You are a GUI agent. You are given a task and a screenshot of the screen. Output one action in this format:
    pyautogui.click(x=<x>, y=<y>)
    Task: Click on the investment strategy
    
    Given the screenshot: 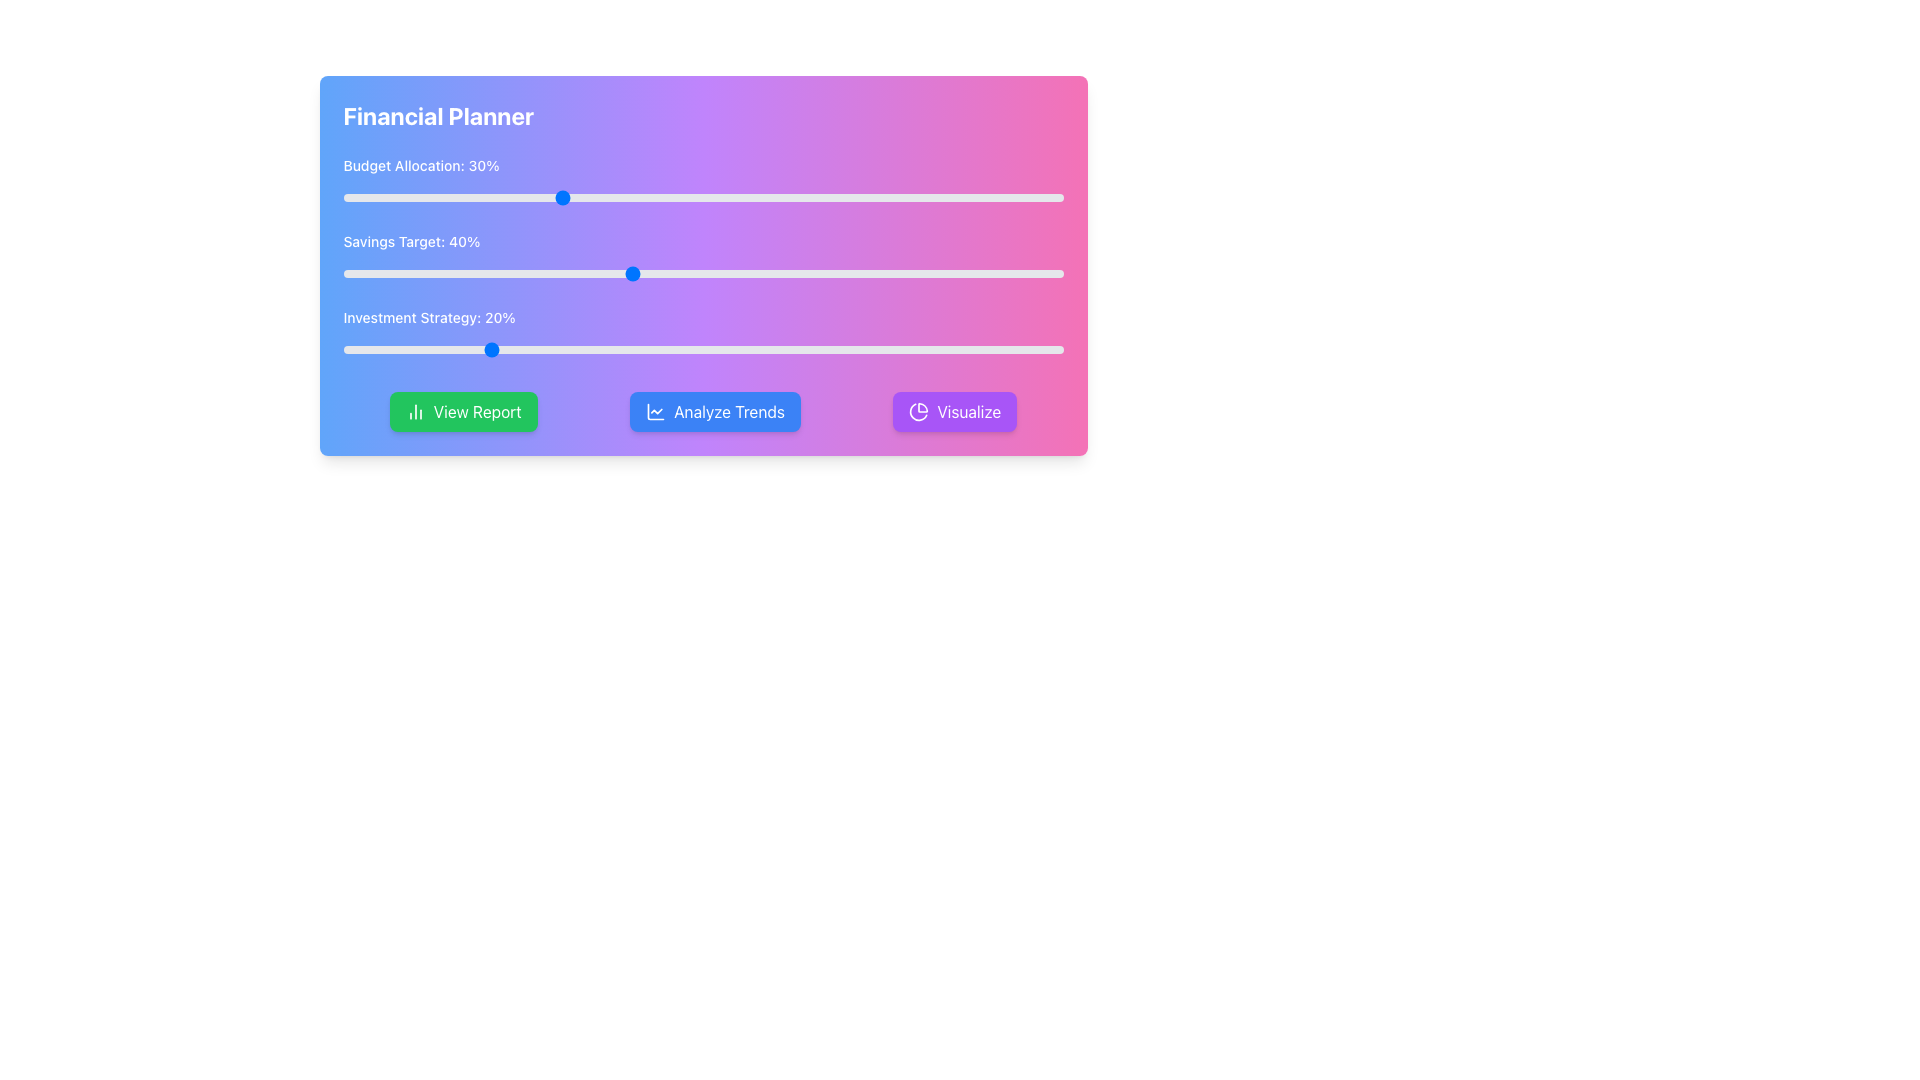 What is the action you would take?
    pyautogui.click(x=480, y=349)
    